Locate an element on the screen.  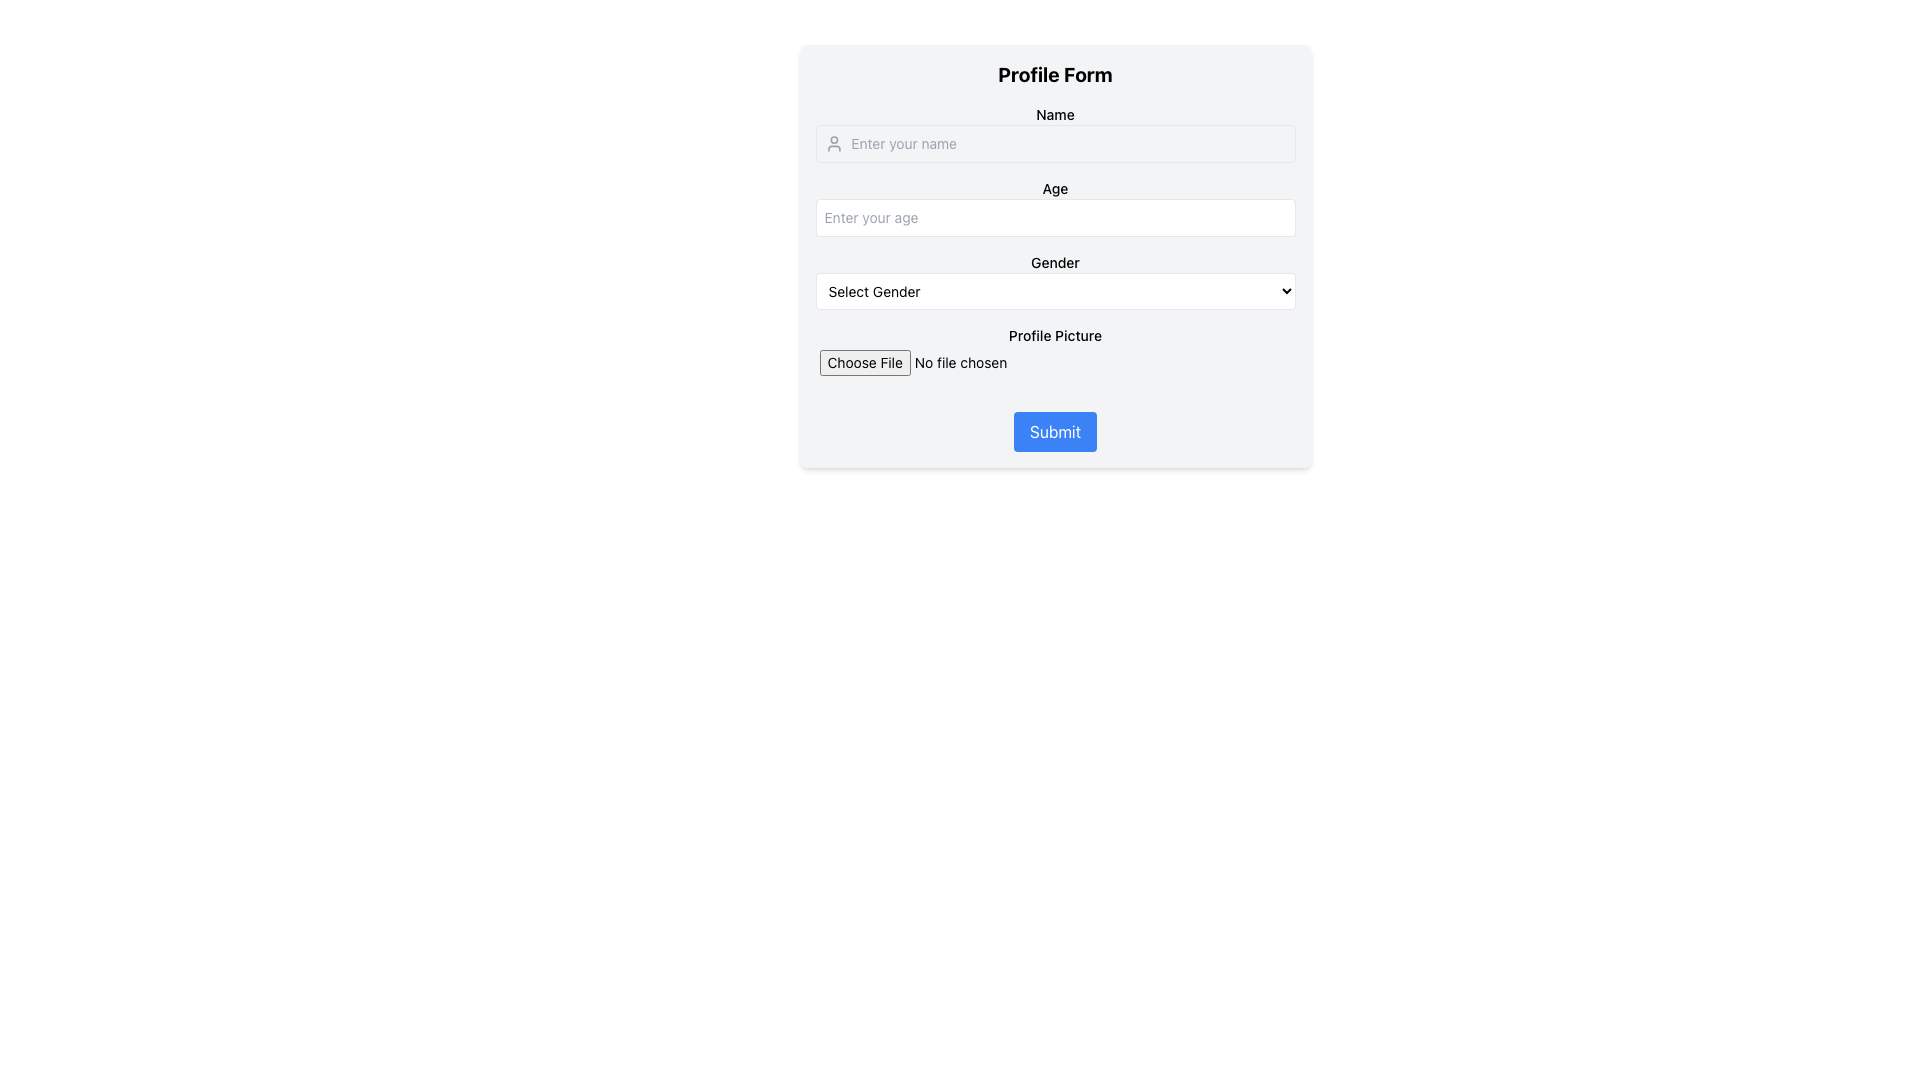
the dropdown menu labeled 'Gender' is located at coordinates (1054, 291).